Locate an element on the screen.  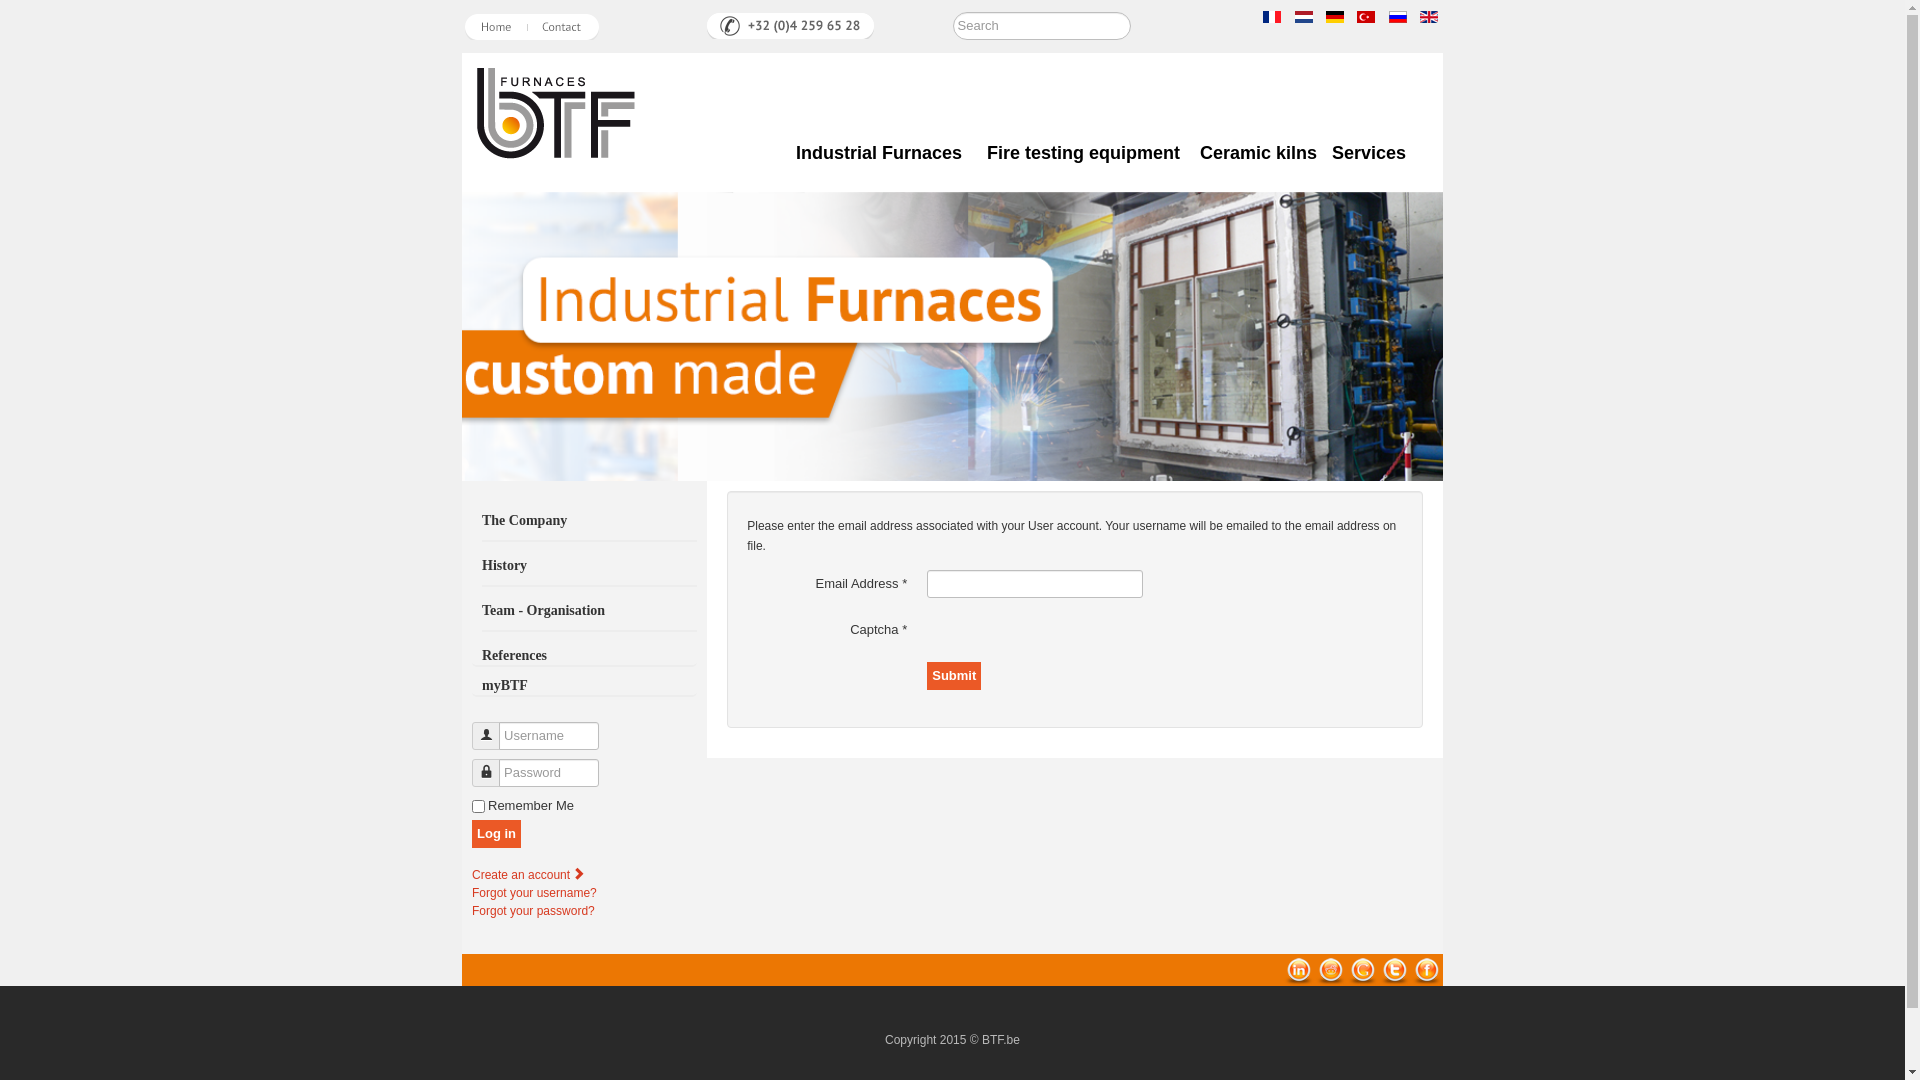
'Francais' is located at coordinates (1261, 16).